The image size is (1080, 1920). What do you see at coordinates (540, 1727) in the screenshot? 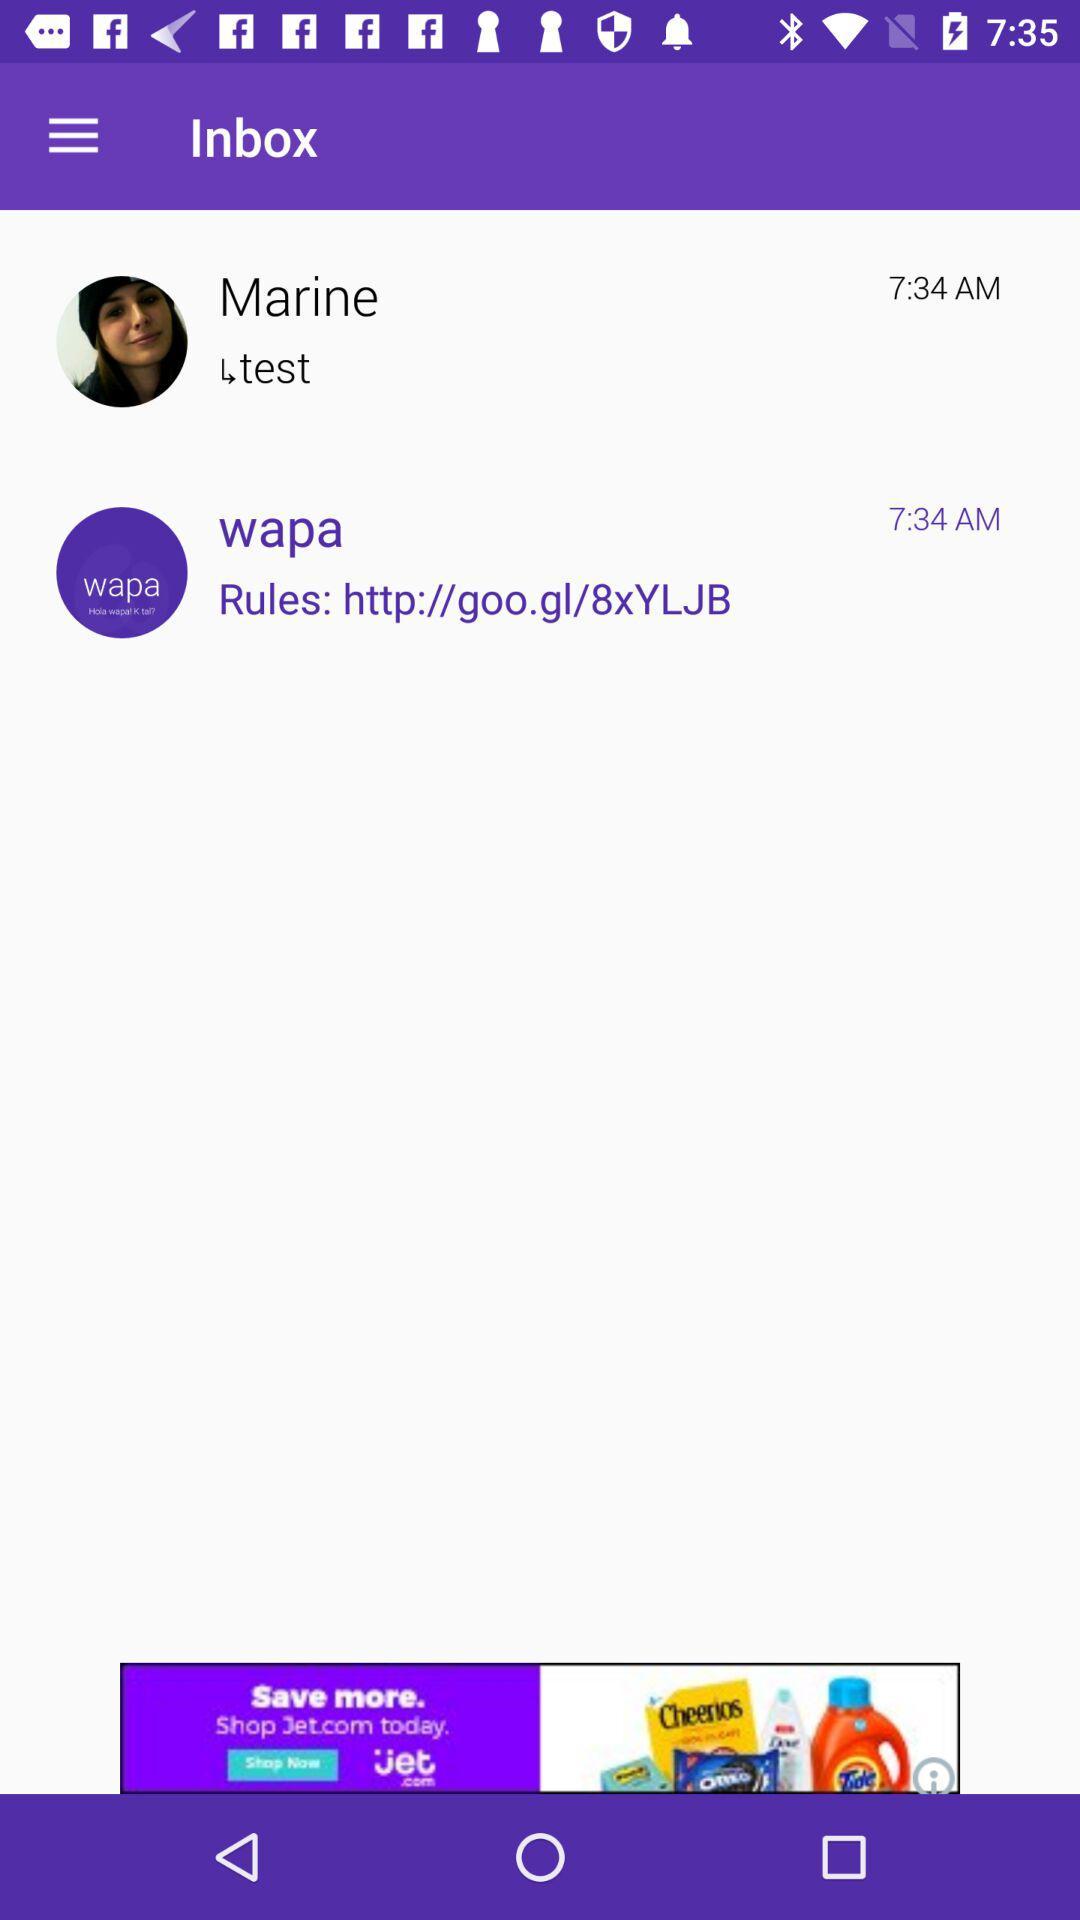
I see `blink advertisement` at bounding box center [540, 1727].